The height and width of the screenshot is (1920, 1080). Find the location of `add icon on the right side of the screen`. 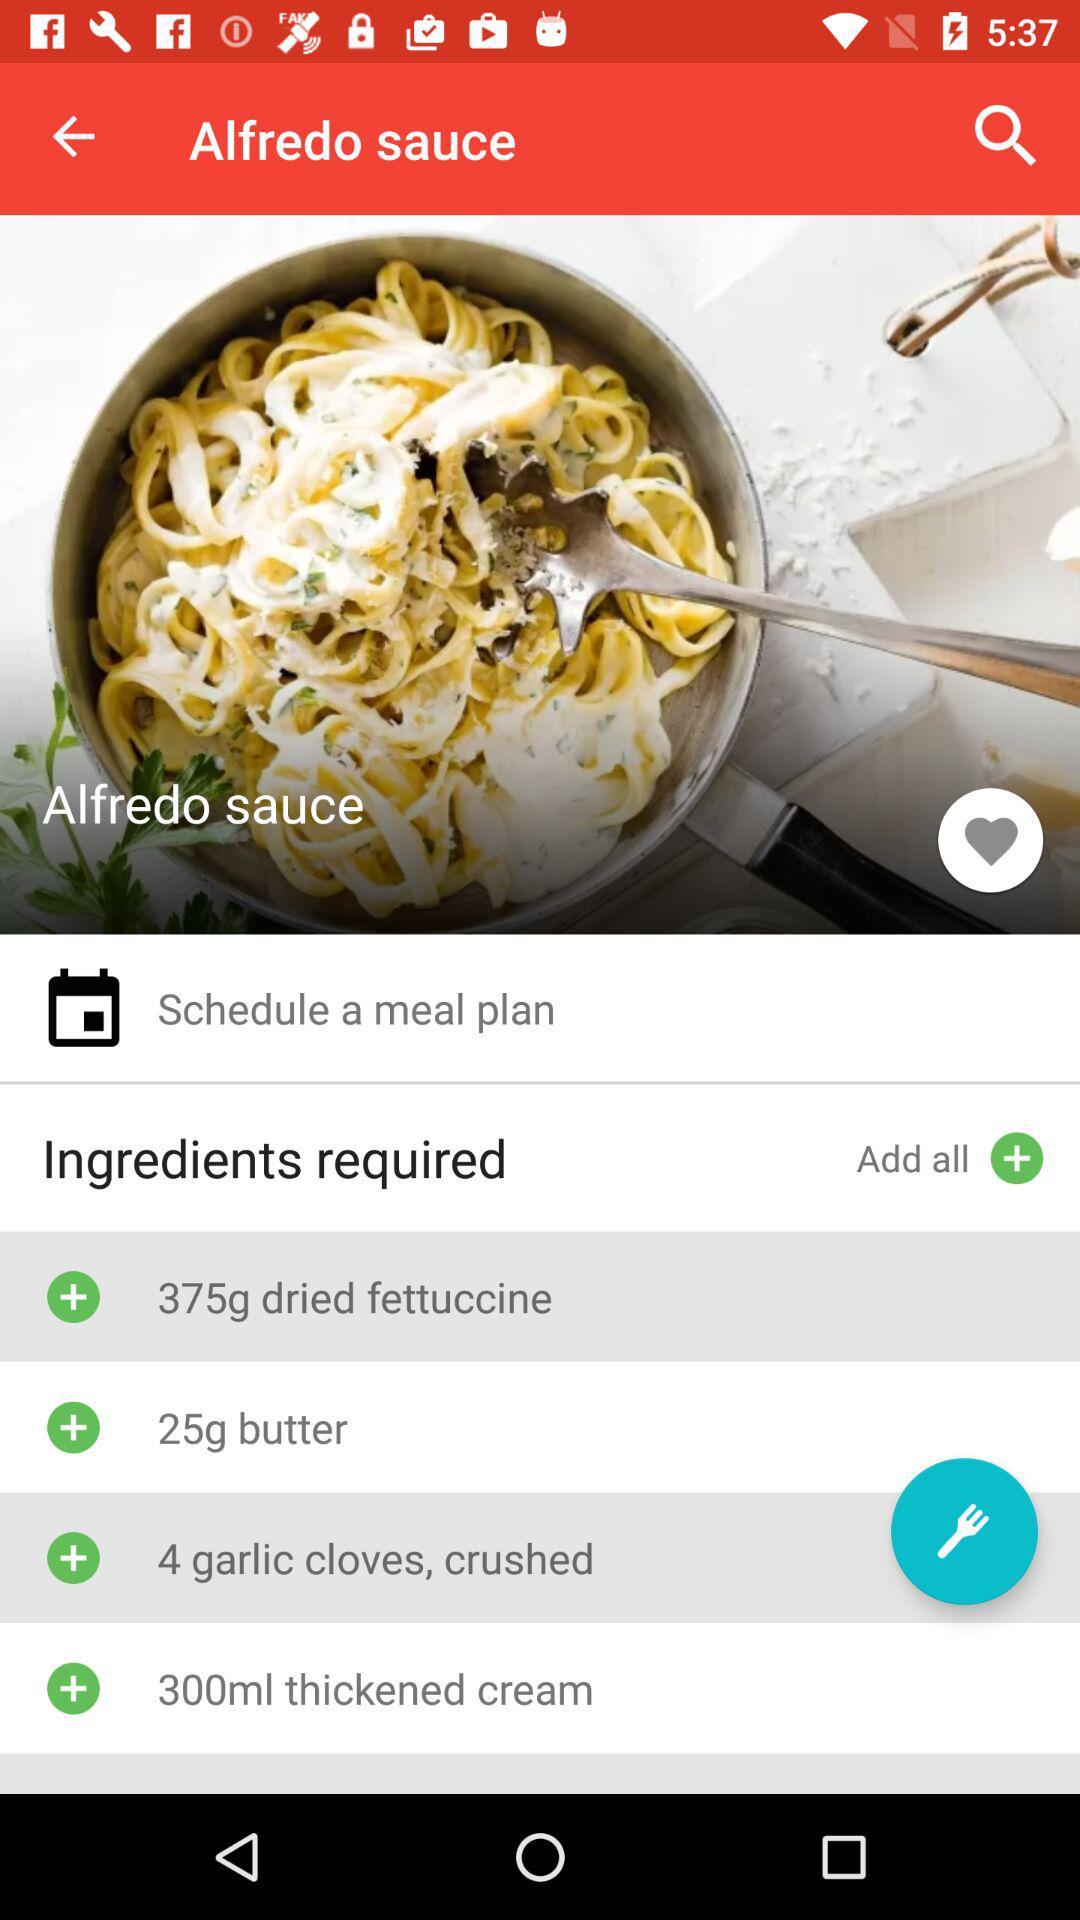

add icon on the right side of the screen is located at coordinates (1017, 1158).